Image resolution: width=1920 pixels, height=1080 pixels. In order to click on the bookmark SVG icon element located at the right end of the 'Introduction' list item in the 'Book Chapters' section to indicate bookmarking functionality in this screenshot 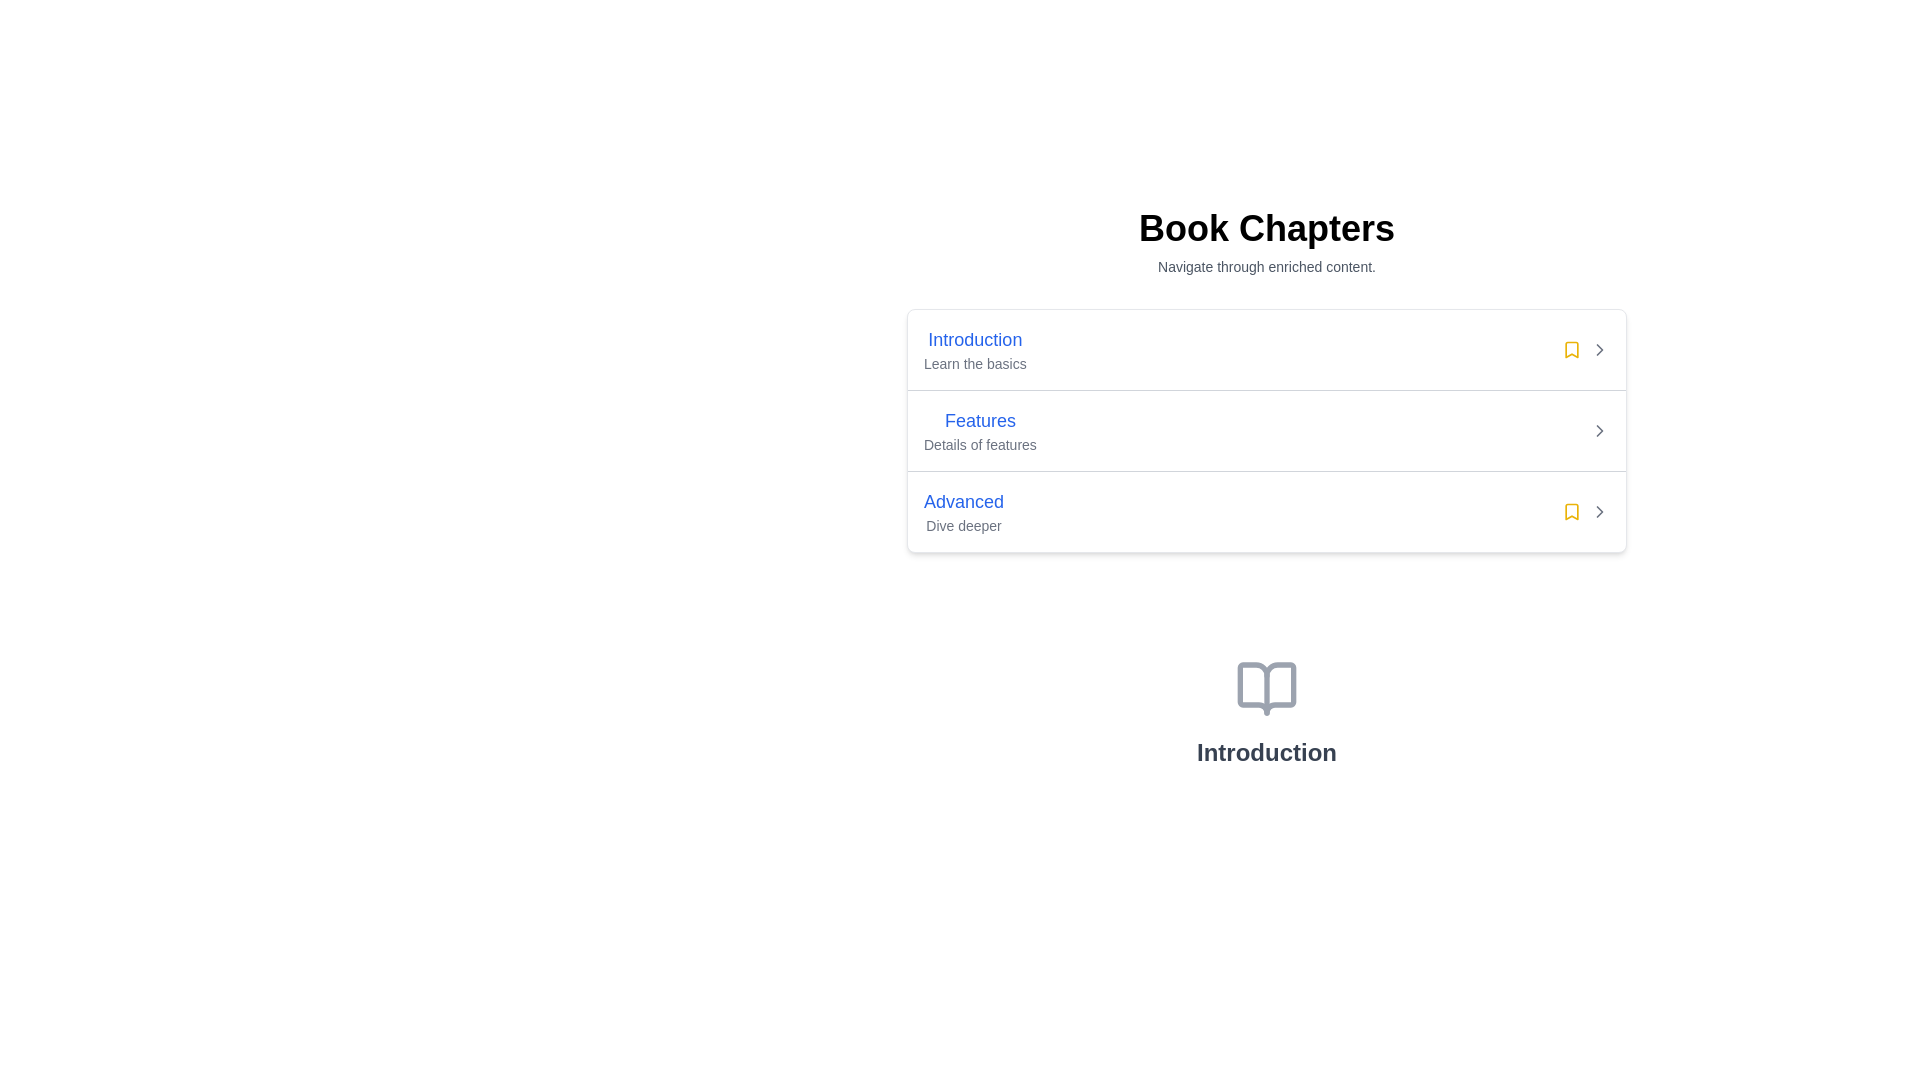, I will do `click(1570, 349)`.